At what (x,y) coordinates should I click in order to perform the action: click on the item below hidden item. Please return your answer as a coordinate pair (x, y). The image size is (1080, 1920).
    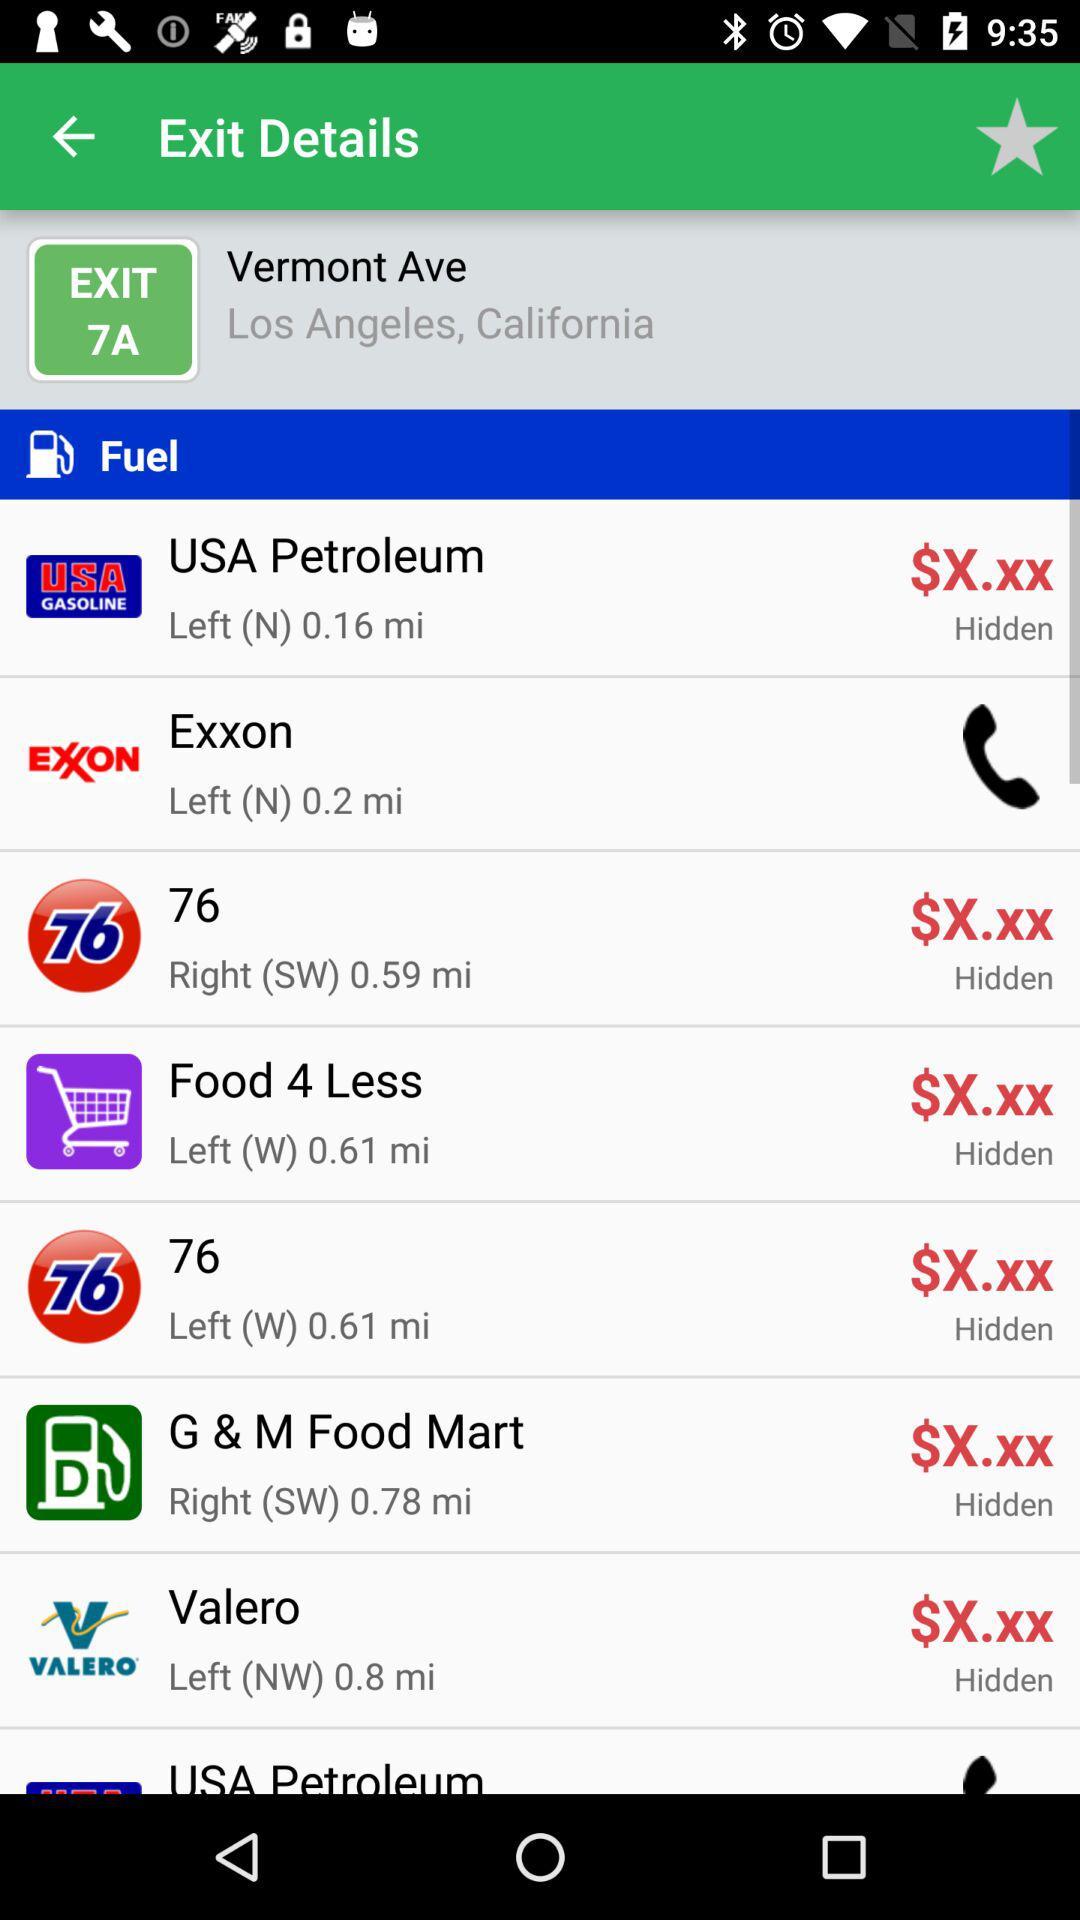
    Looking at the image, I should click on (524, 1618).